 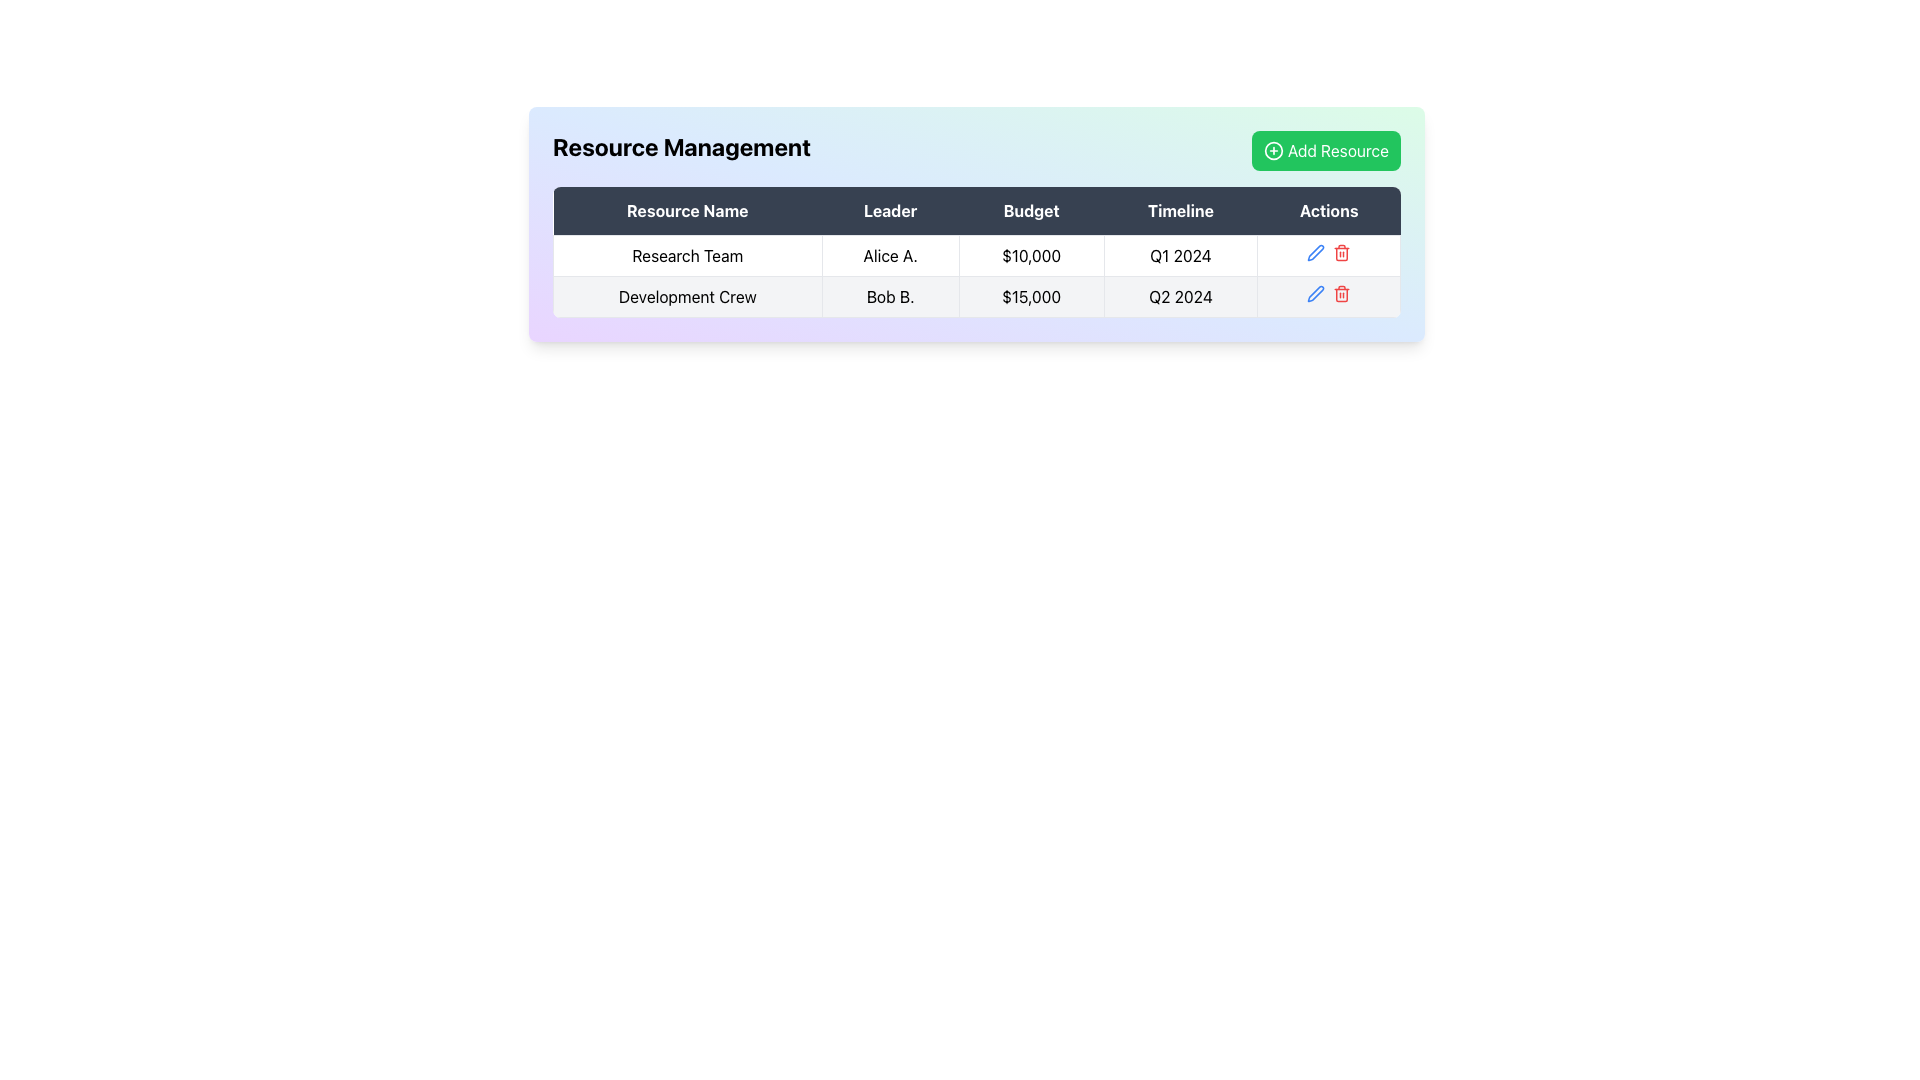 What do you see at coordinates (687, 297) in the screenshot?
I see `the text label displaying 'Development Crew', which is located in the second row and first column of the table under the 'Resource Name' column` at bounding box center [687, 297].